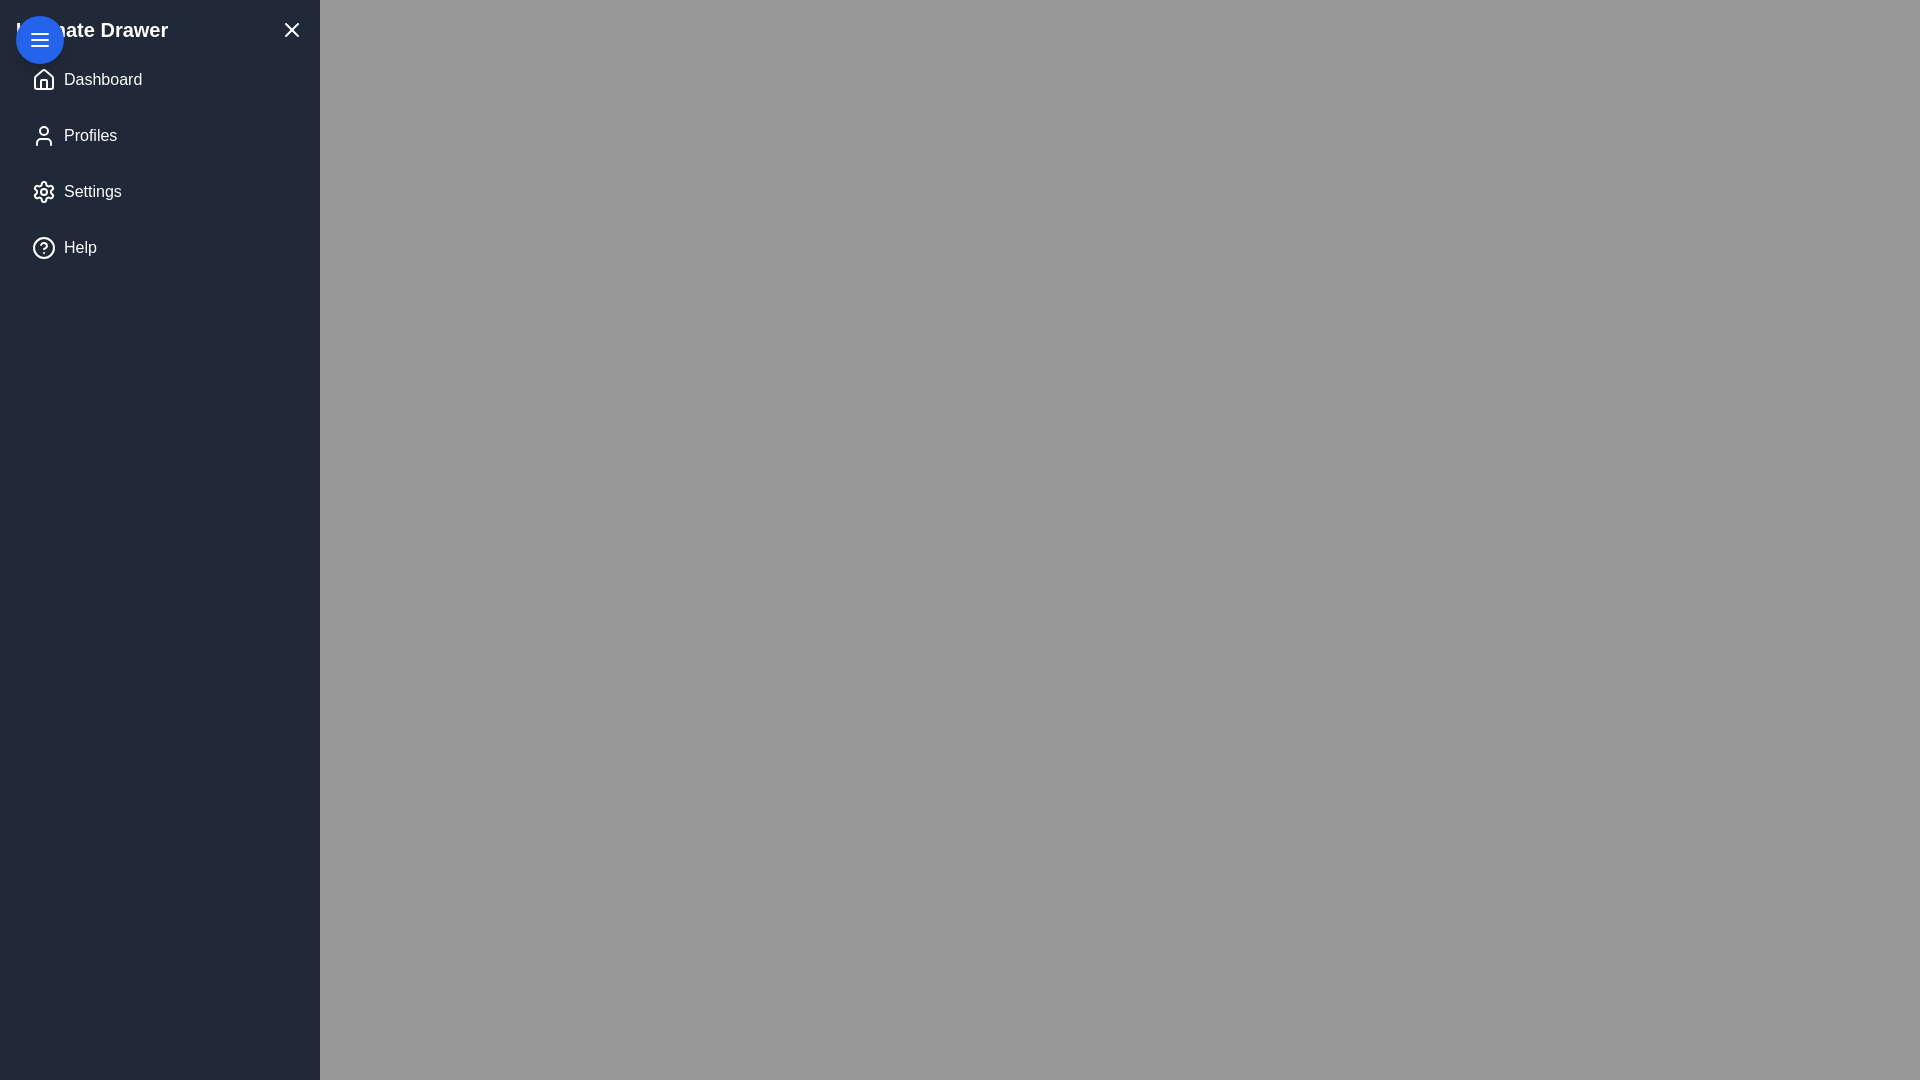  What do you see at coordinates (43, 77) in the screenshot?
I see `the house icon in the vertical navigation menu that indicates the 'Dashboard' section` at bounding box center [43, 77].